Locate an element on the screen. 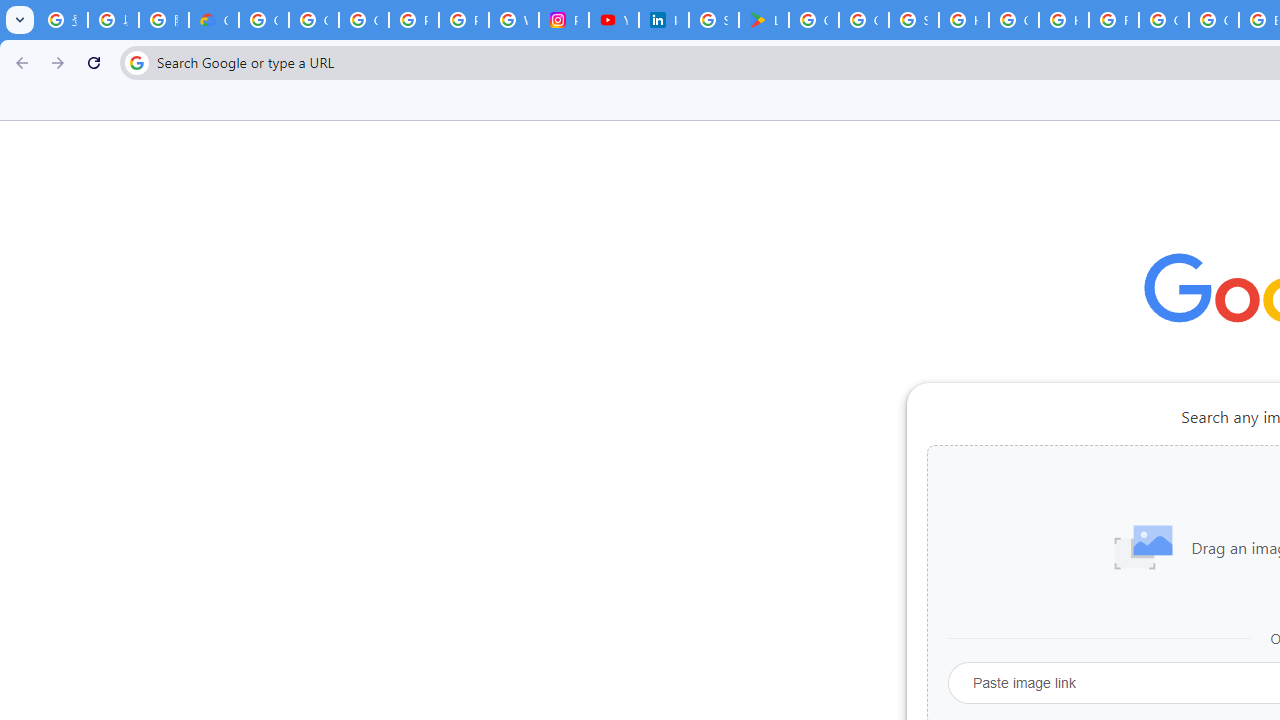  'Last Shelter: Survival - Apps on Google Play' is located at coordinates (762, 20).